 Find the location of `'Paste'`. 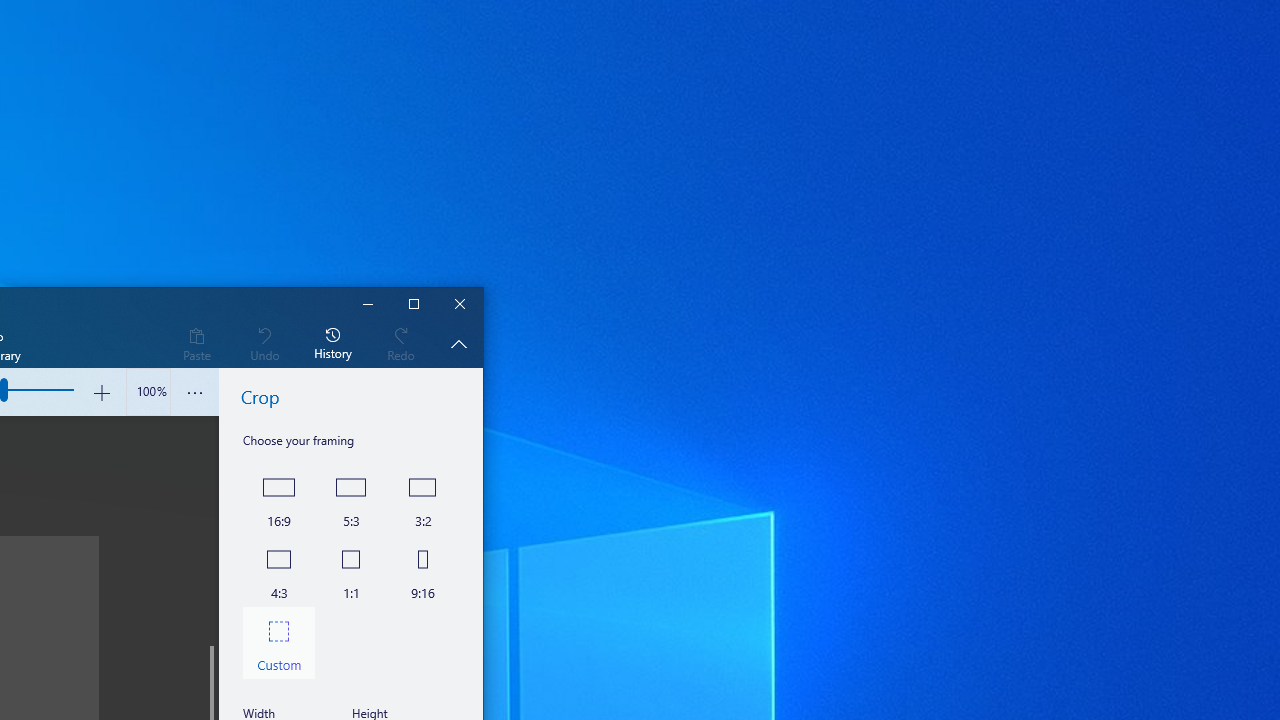

'Paste' is located at coordinates (196, 342).